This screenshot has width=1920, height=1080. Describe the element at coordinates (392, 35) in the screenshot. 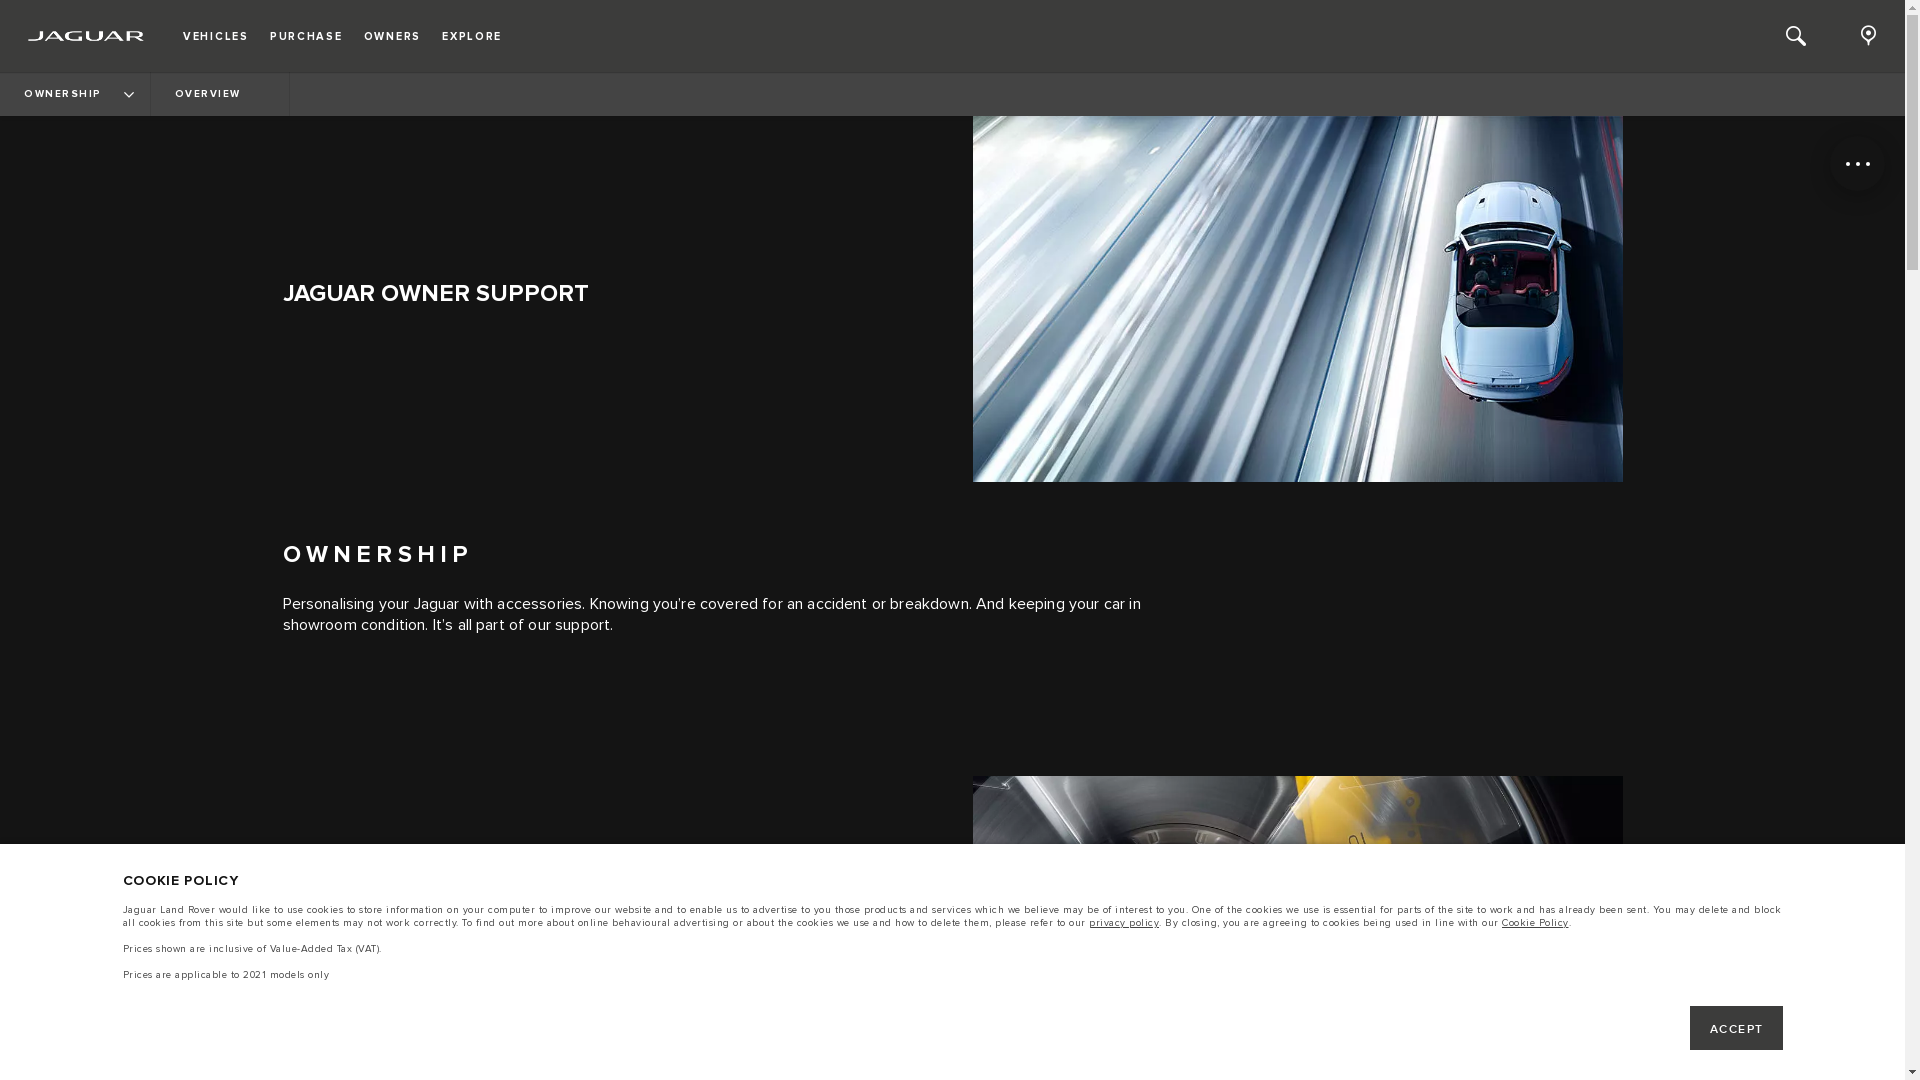

I see `'OWNERS'` at that location.